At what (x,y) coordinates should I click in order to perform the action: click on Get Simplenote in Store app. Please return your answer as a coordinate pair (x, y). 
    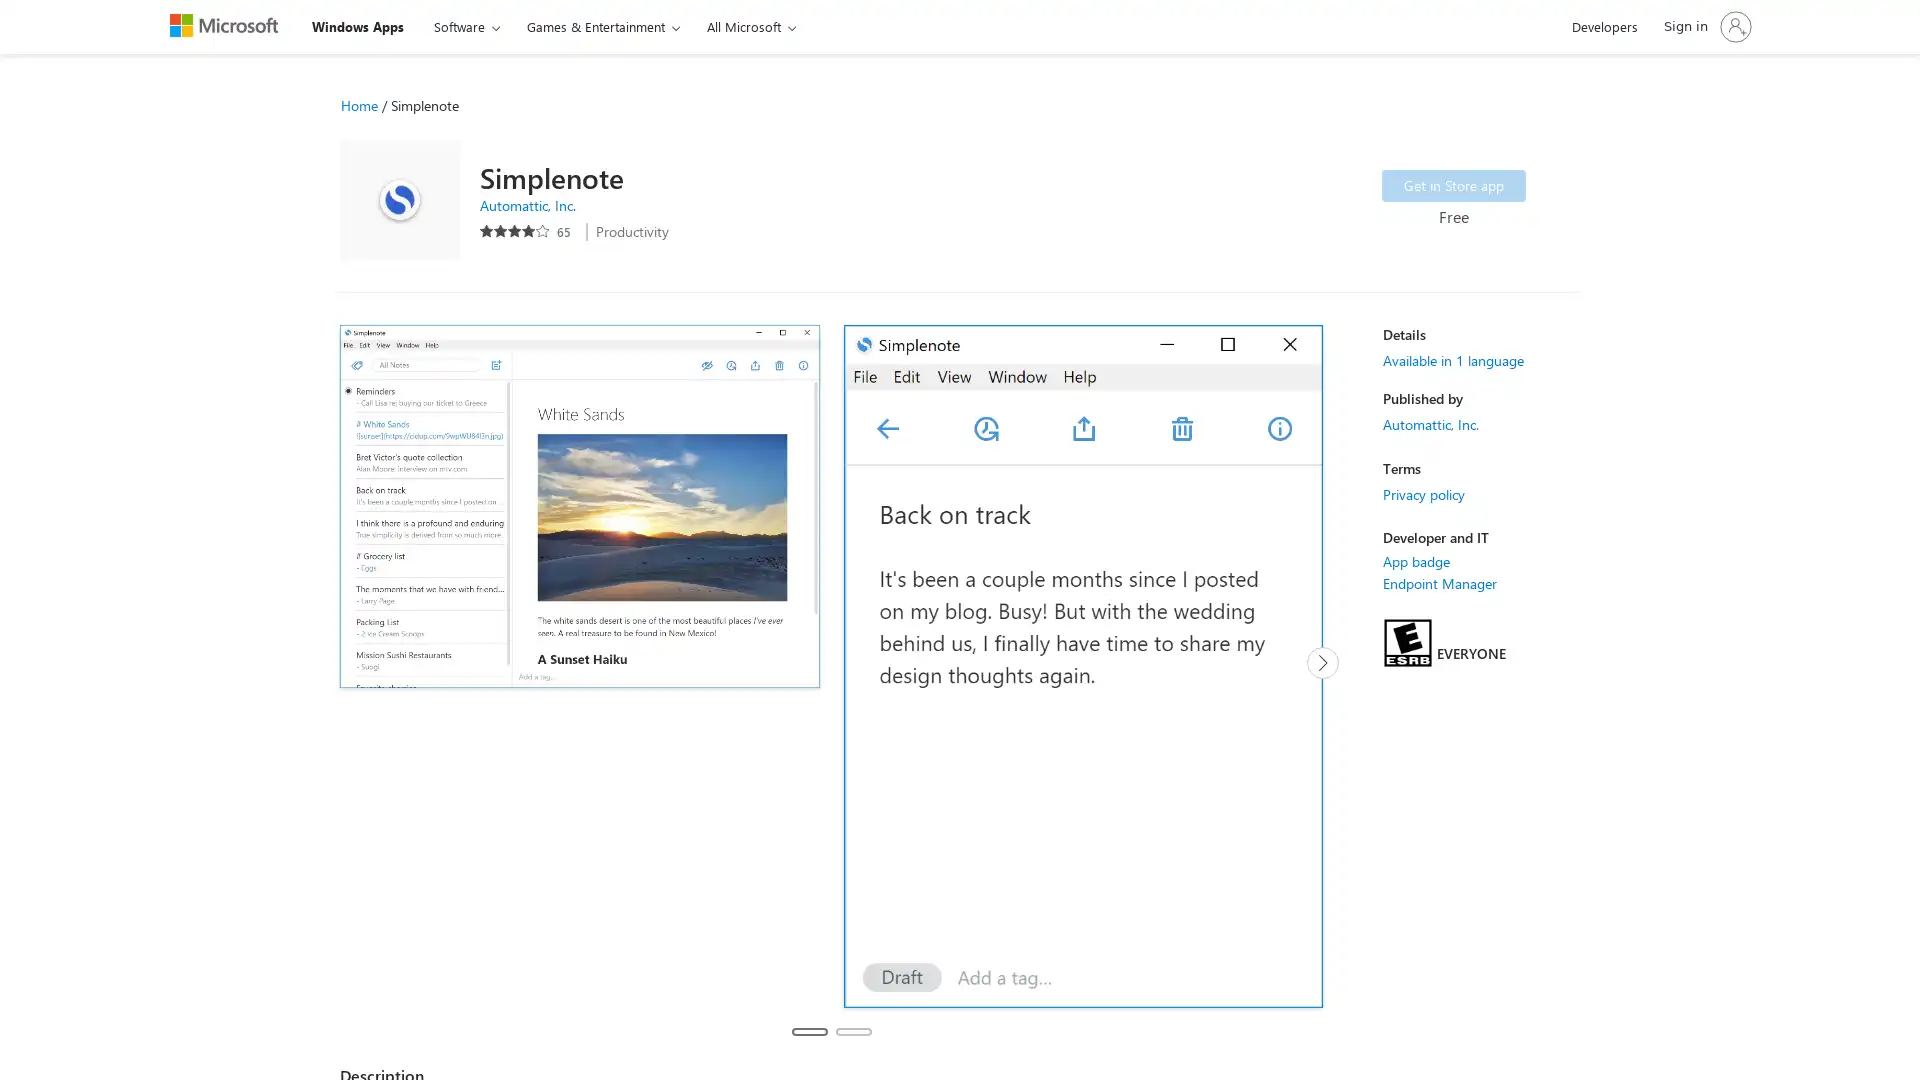
    Looking at the image, I should click on (1453, 185).